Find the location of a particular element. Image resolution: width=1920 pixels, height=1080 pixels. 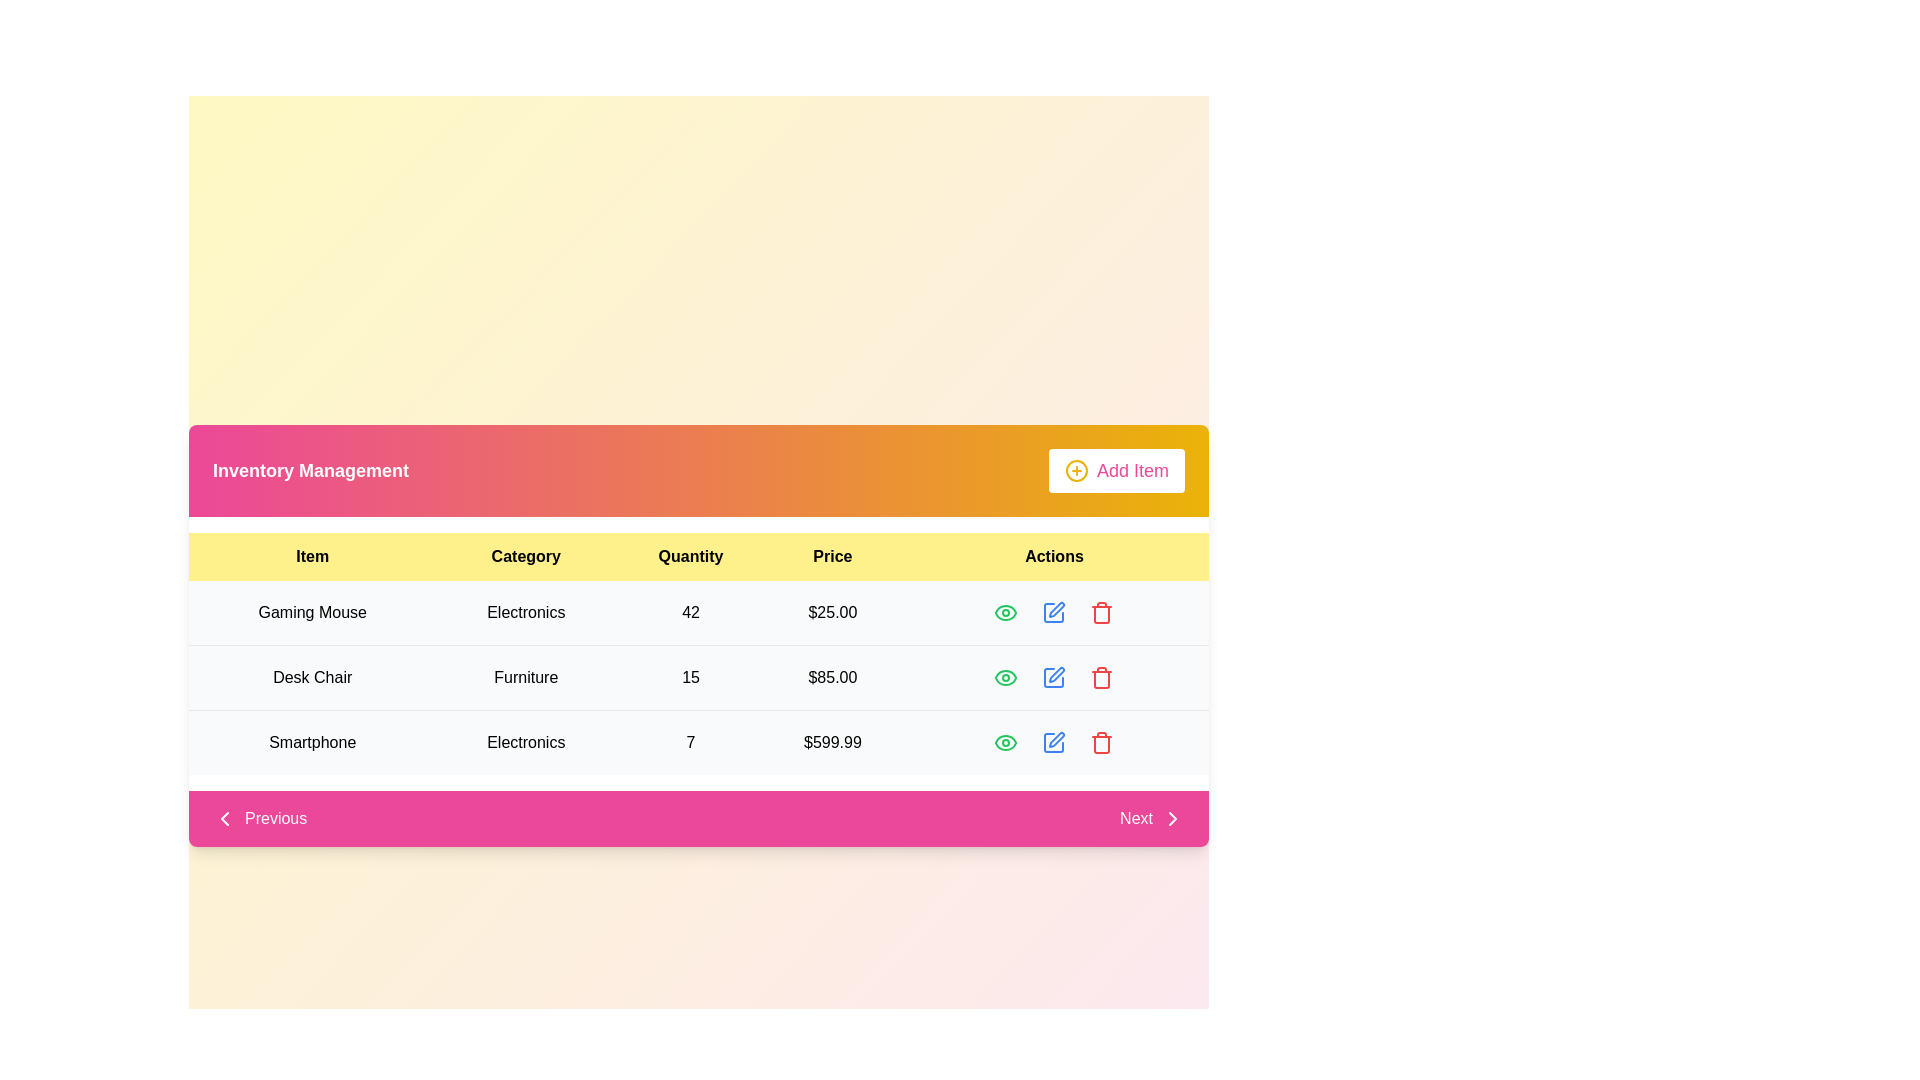

the center of the circular icon button with a yellow border and a '+' symbol, located in the top-right corner of the orange-to-yellow header above the inventory table is located at coordinates (1075, 470).